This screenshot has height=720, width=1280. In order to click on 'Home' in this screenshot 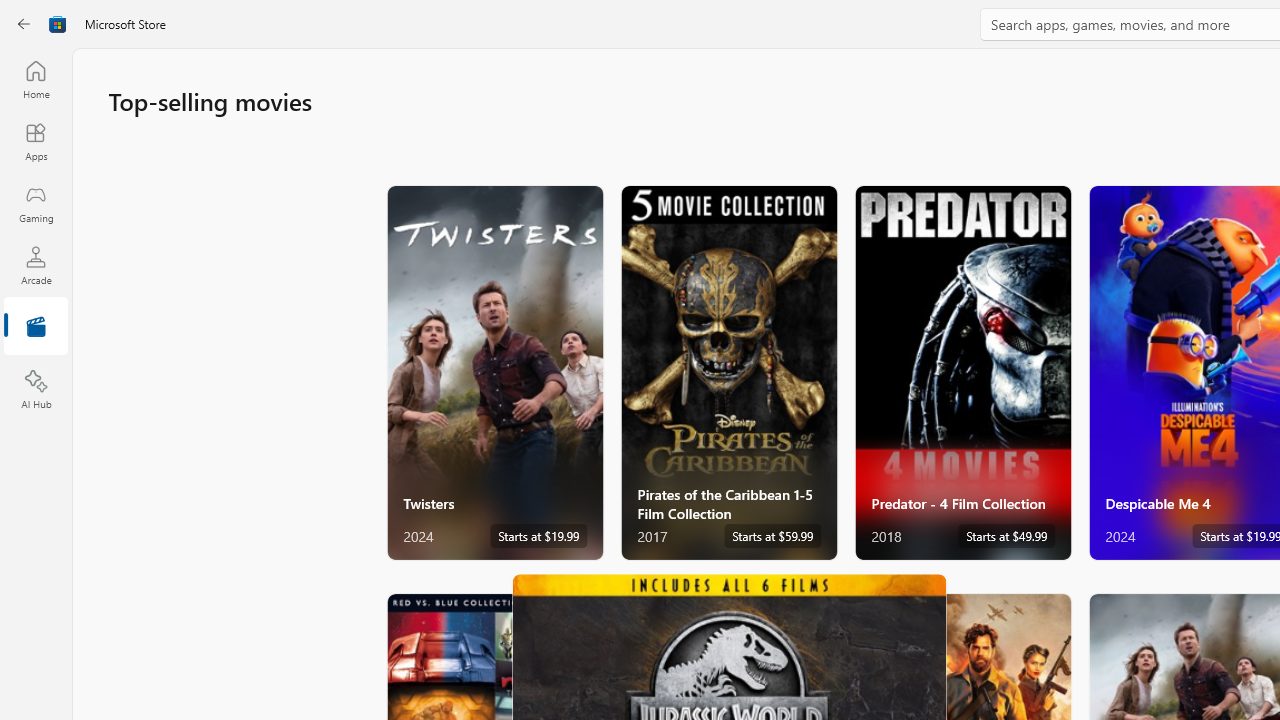, I will do `click(35, 78)`.